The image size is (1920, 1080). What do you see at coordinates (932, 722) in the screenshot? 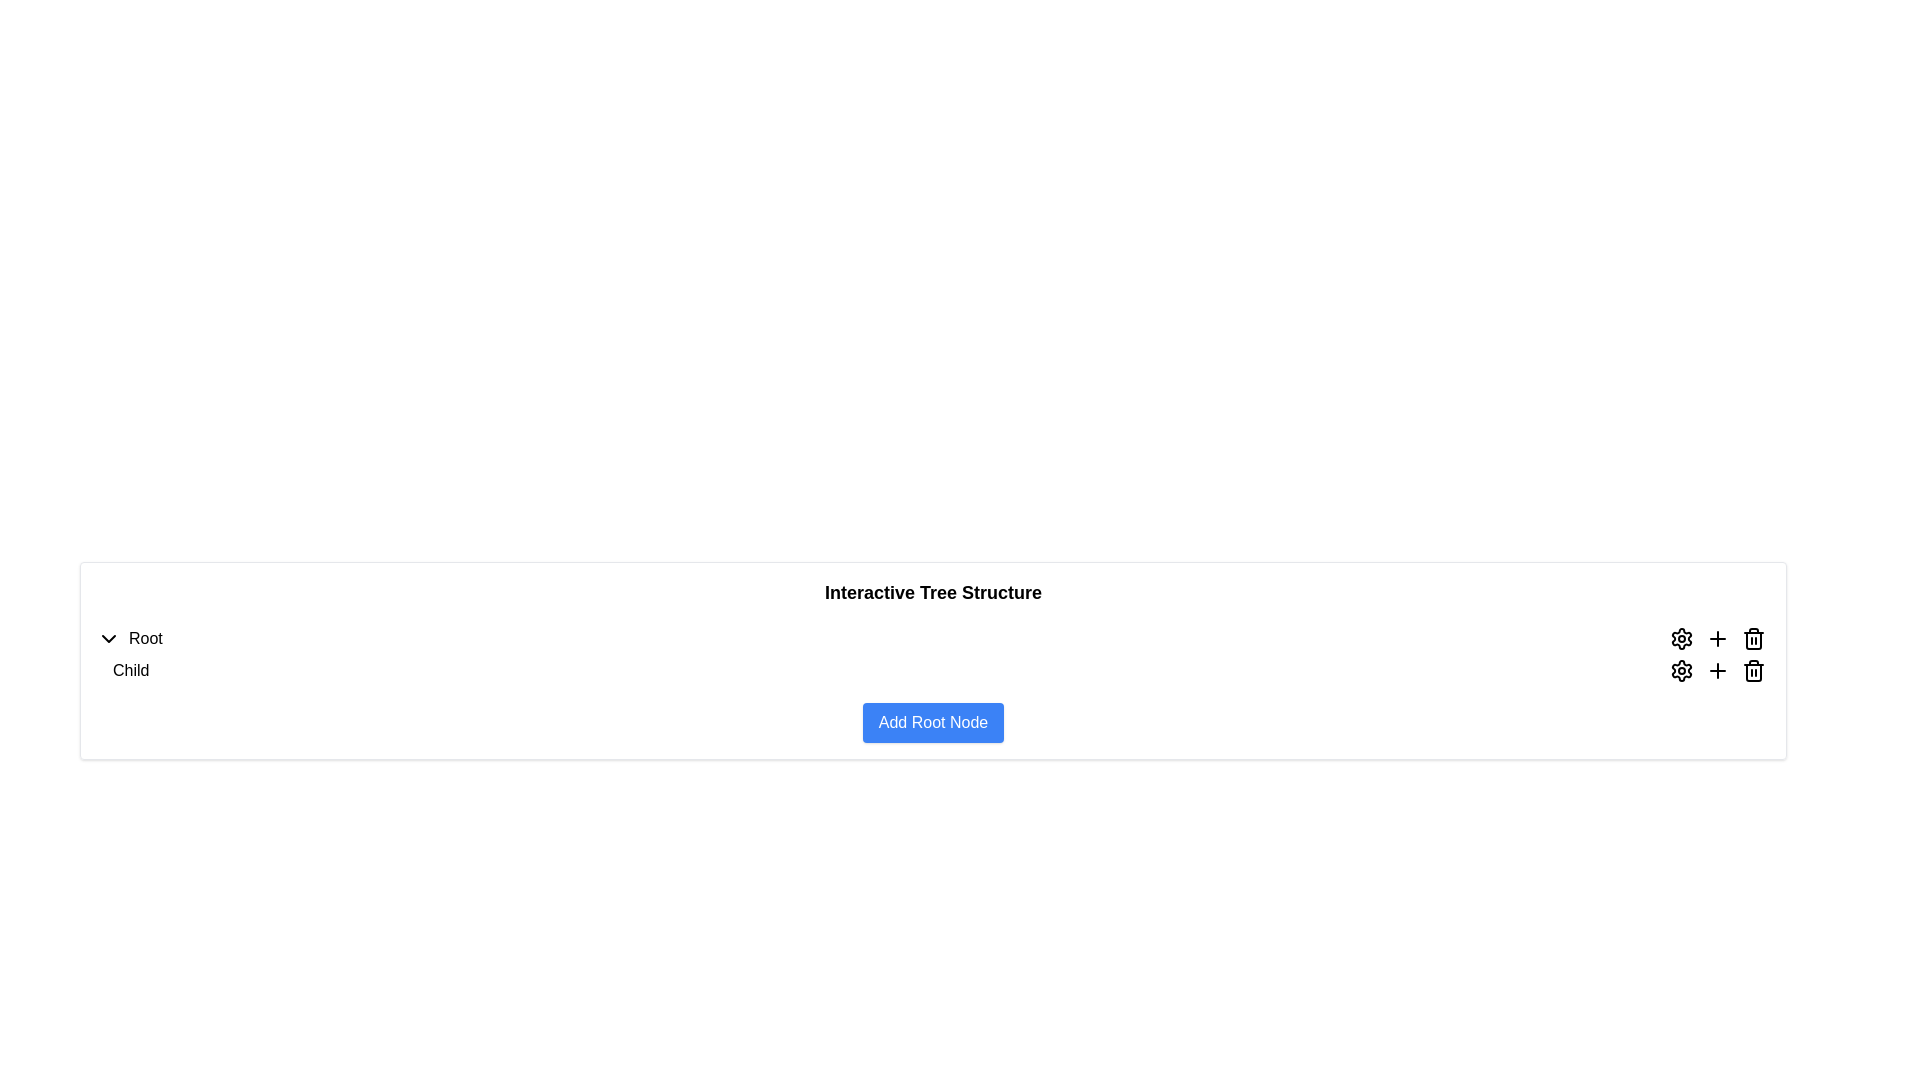
I see `the 'Add Root Node' button, which is a rectangular button with white text on a blue background, located centrally at the bottom of the 'Interactive Tree Structure' section` at bounding box center [932, 722].